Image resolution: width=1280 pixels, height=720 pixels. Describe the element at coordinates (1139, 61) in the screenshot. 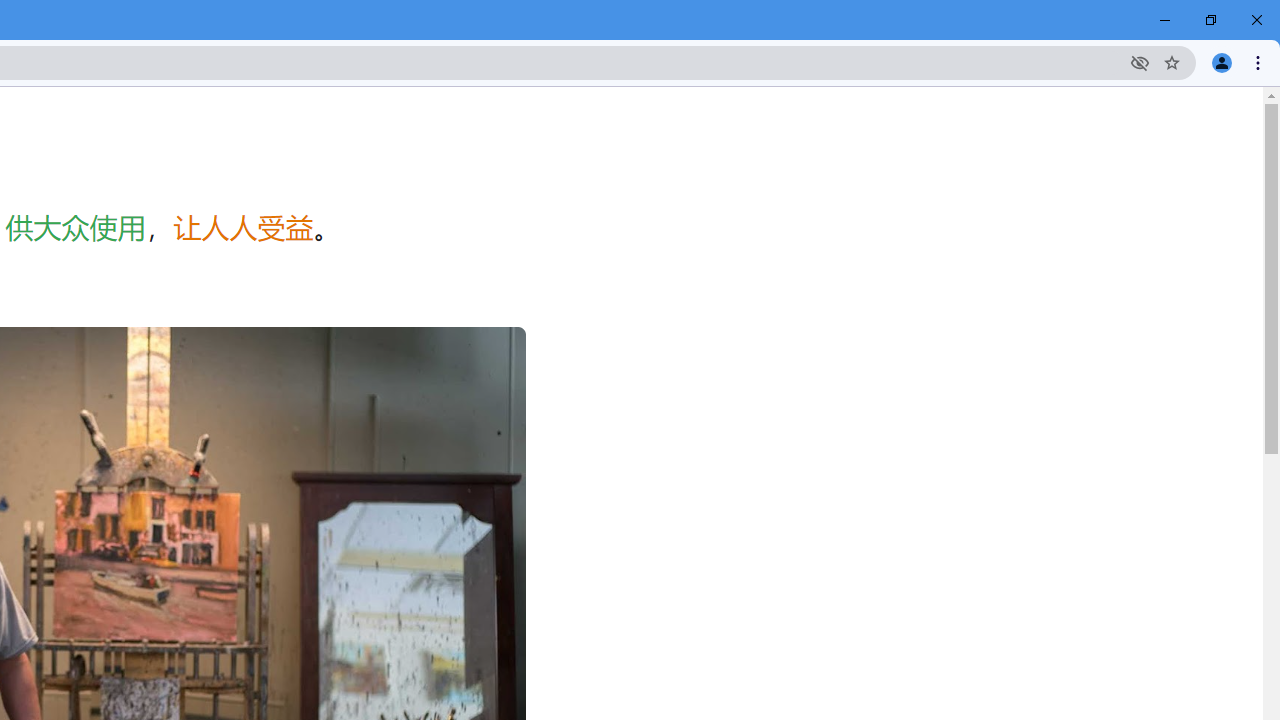

I see `'Third-party cookies blocked'` at that location.